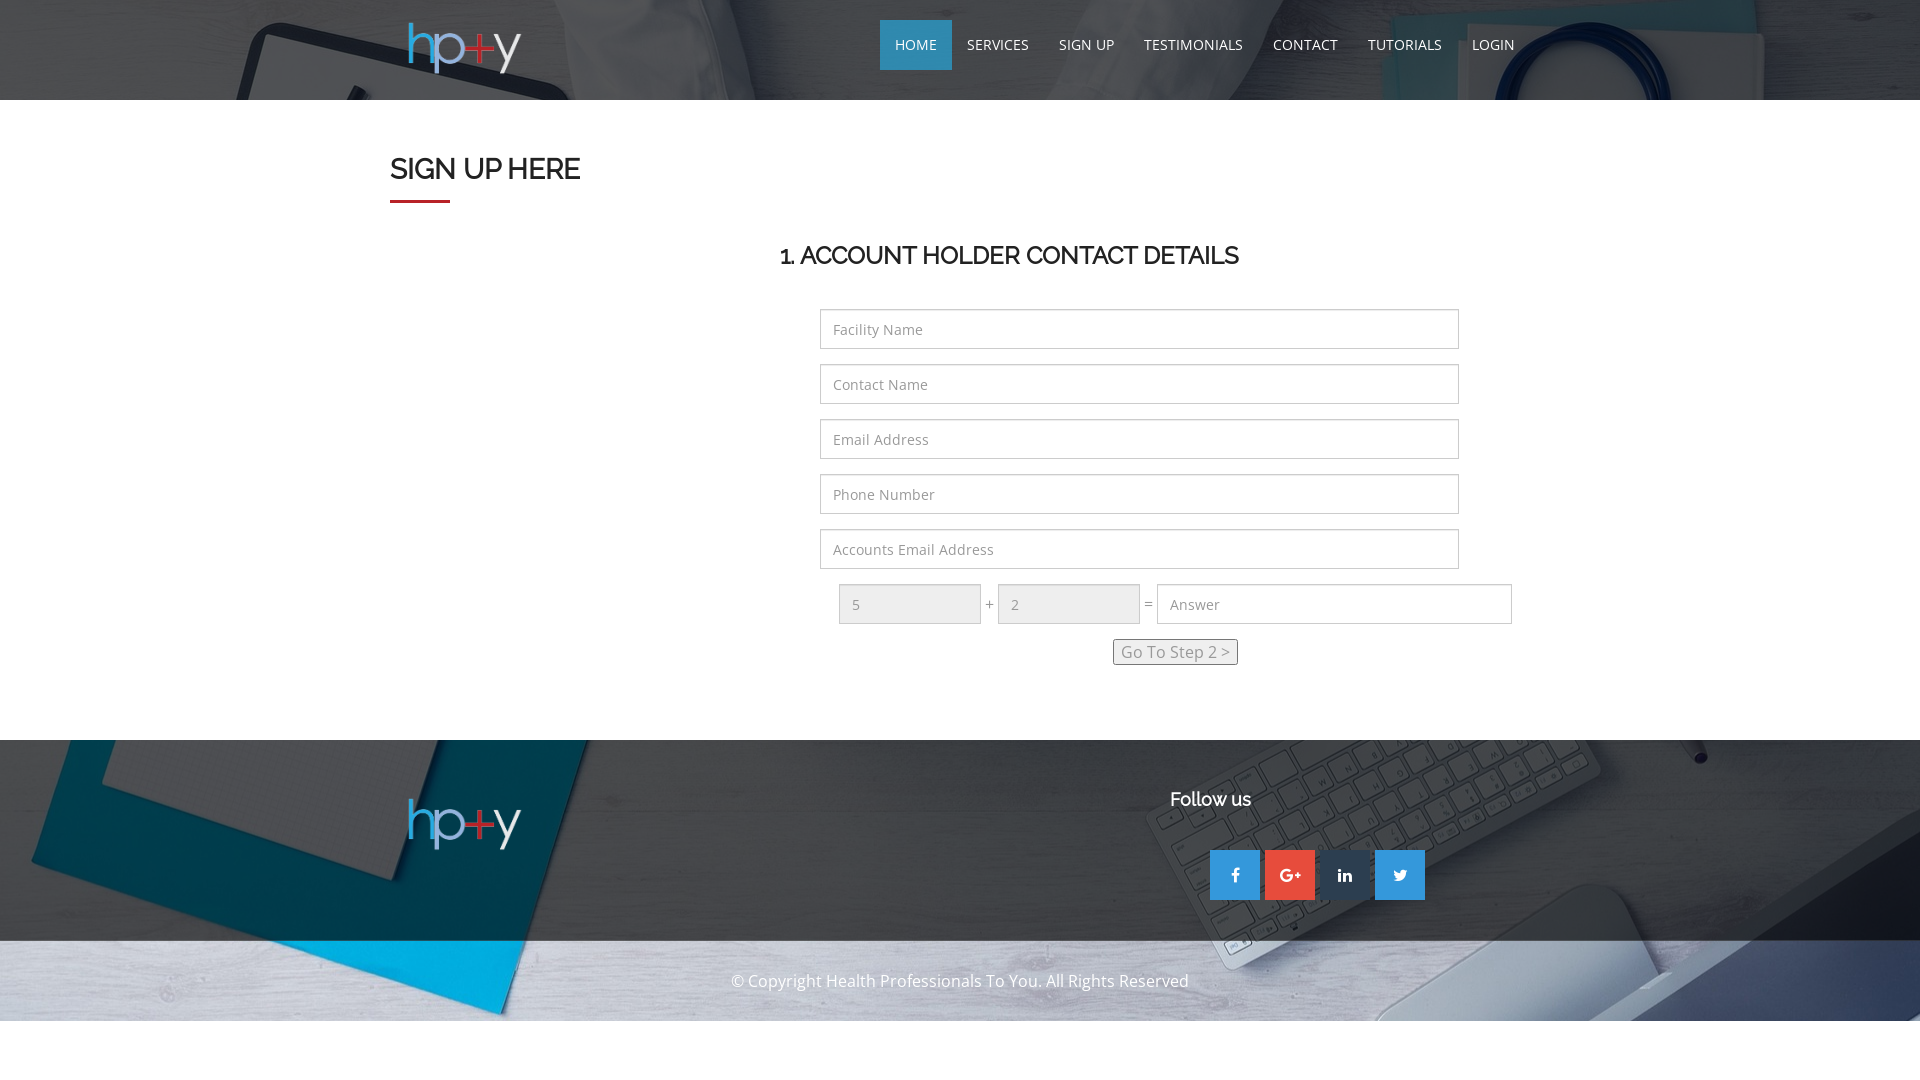  I want to click on 'Go To Step 2 >', so click(1174, 651).